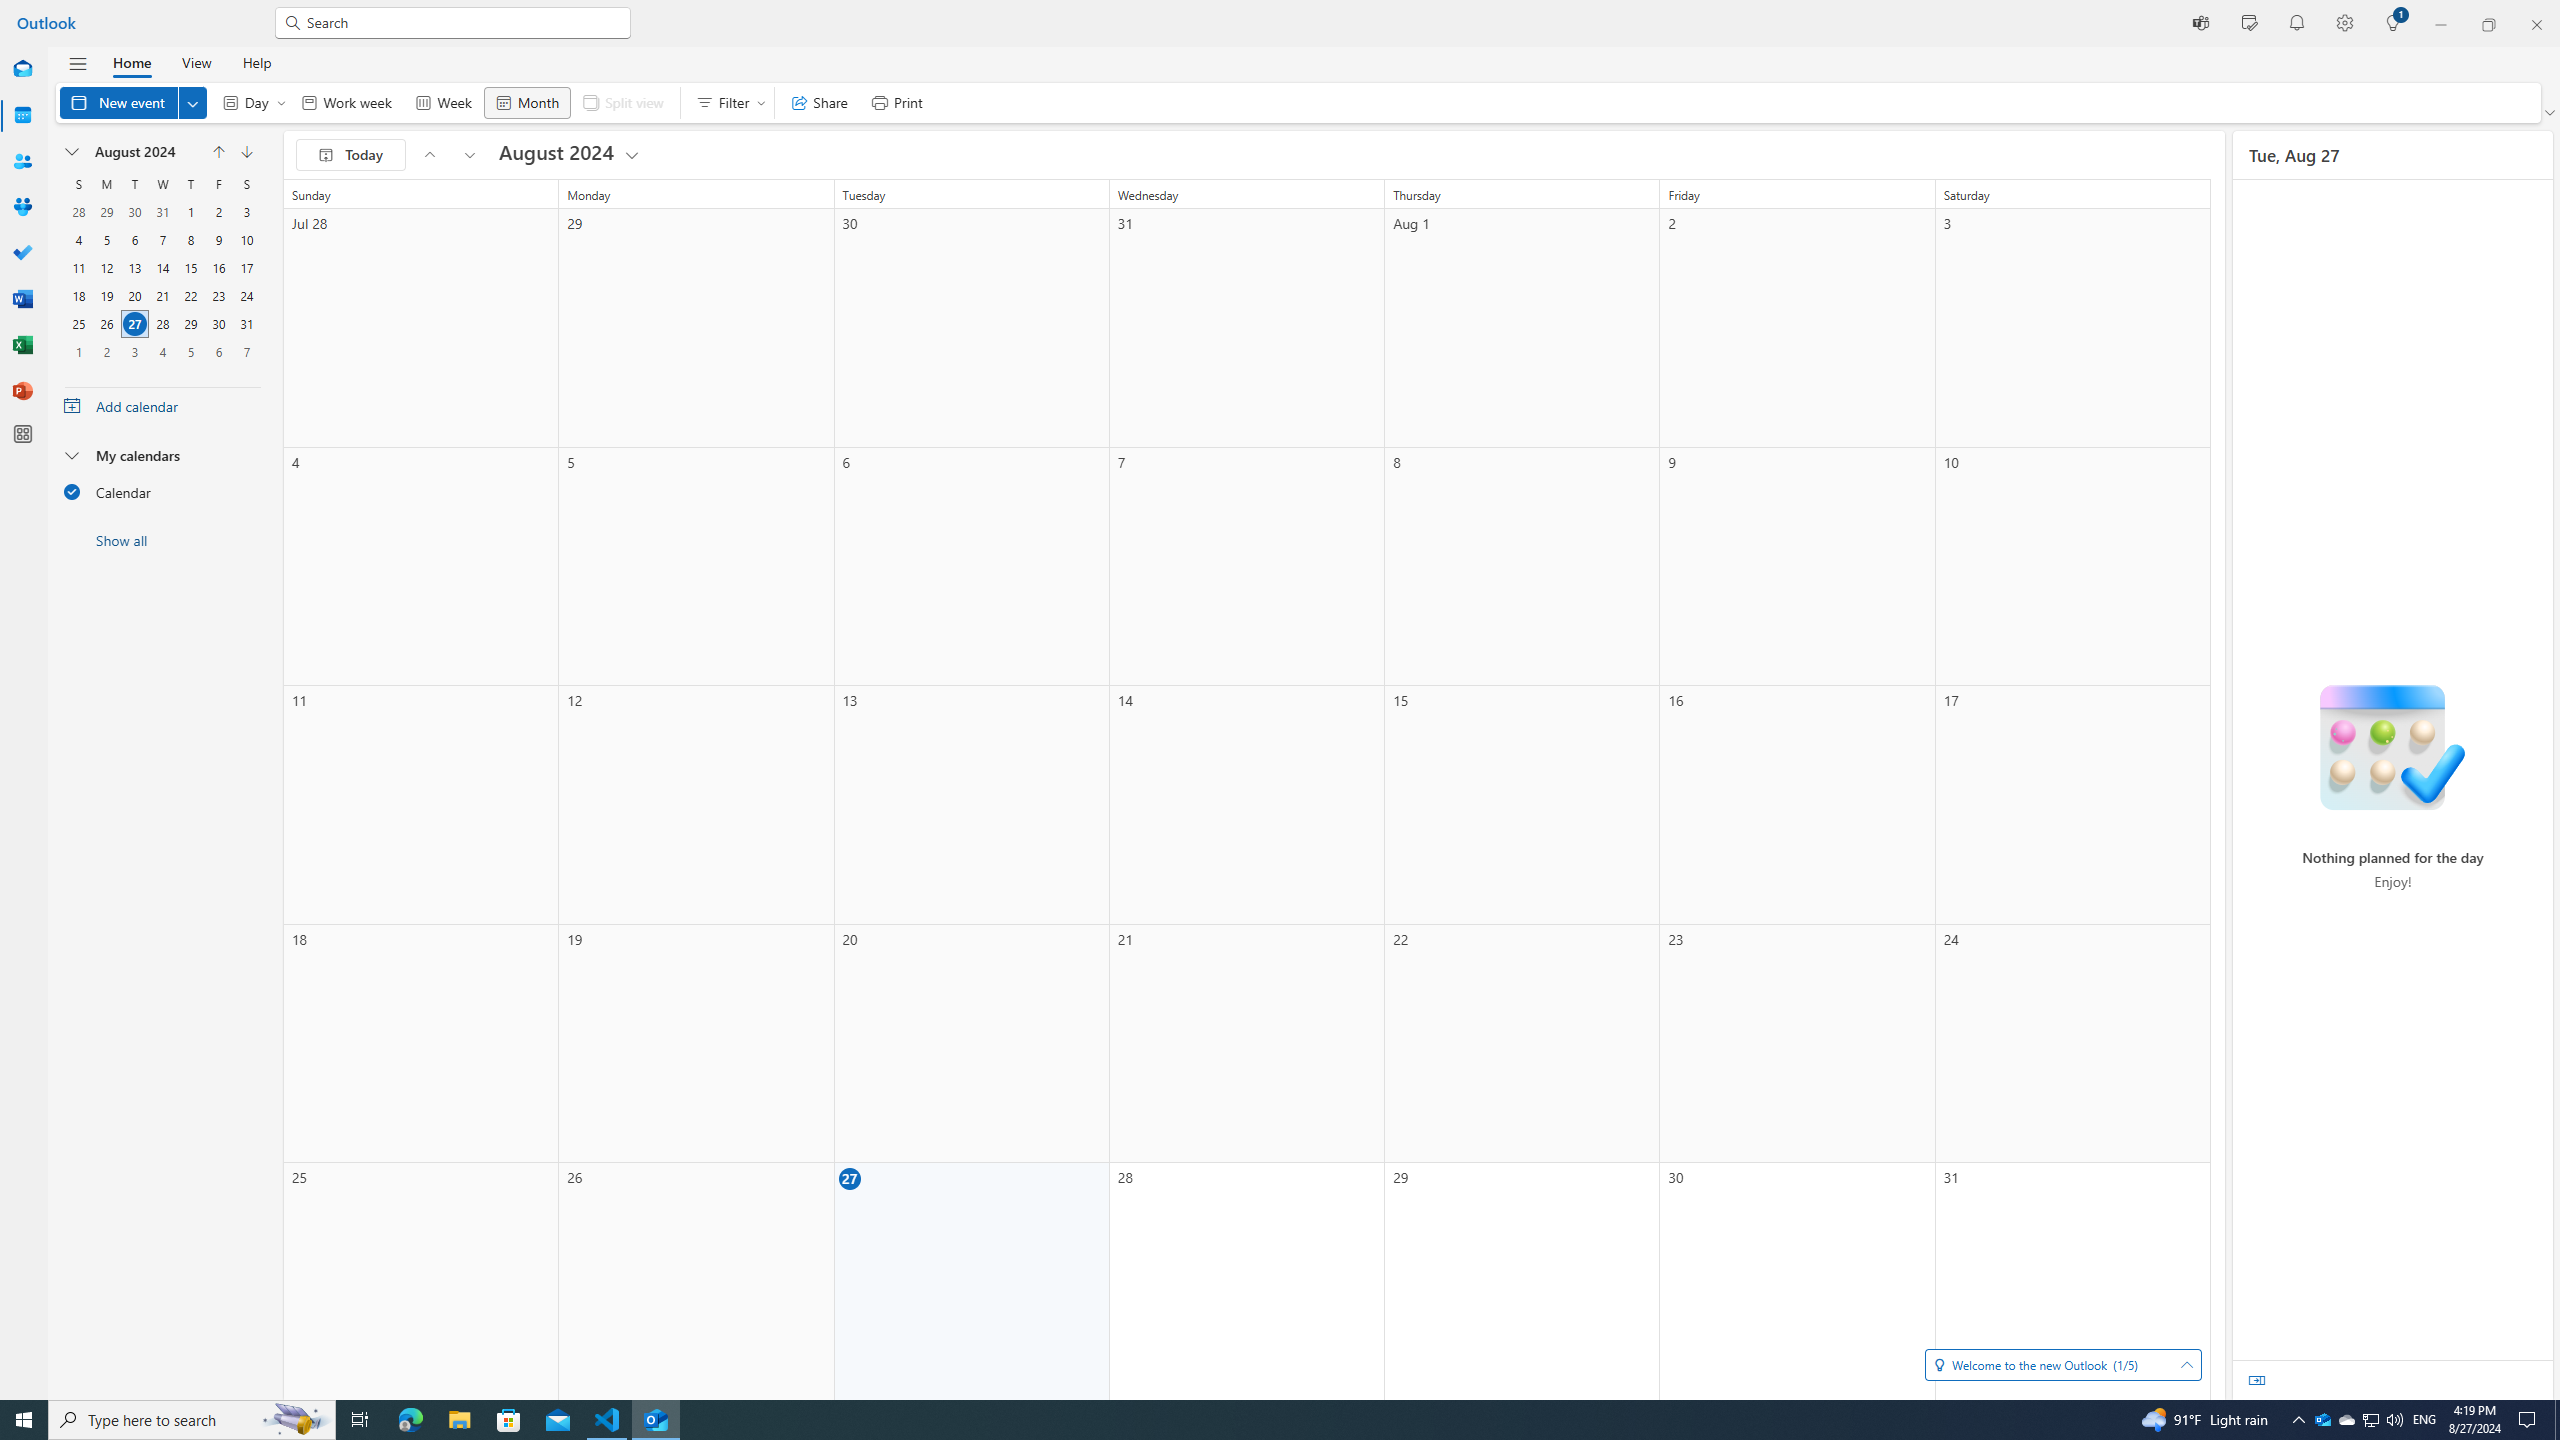 Image resolution: width=2560 pixels, height=1440 pixels. I want to click on 'Notification Chevron', so click(2298, 1418).